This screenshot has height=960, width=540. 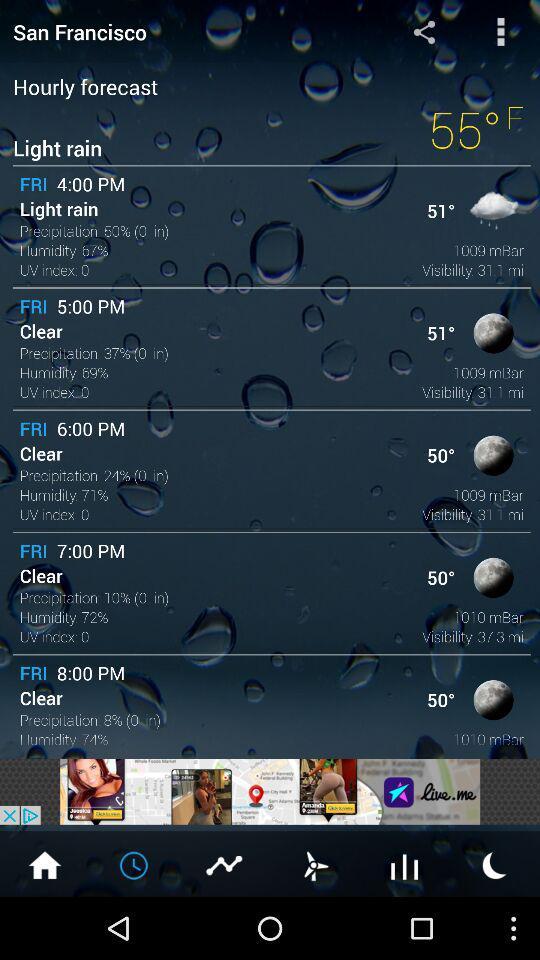 What do you see at coordinates (500, 30) in the screenshot?
I see `open the menu` at bounding box center [500, 30].